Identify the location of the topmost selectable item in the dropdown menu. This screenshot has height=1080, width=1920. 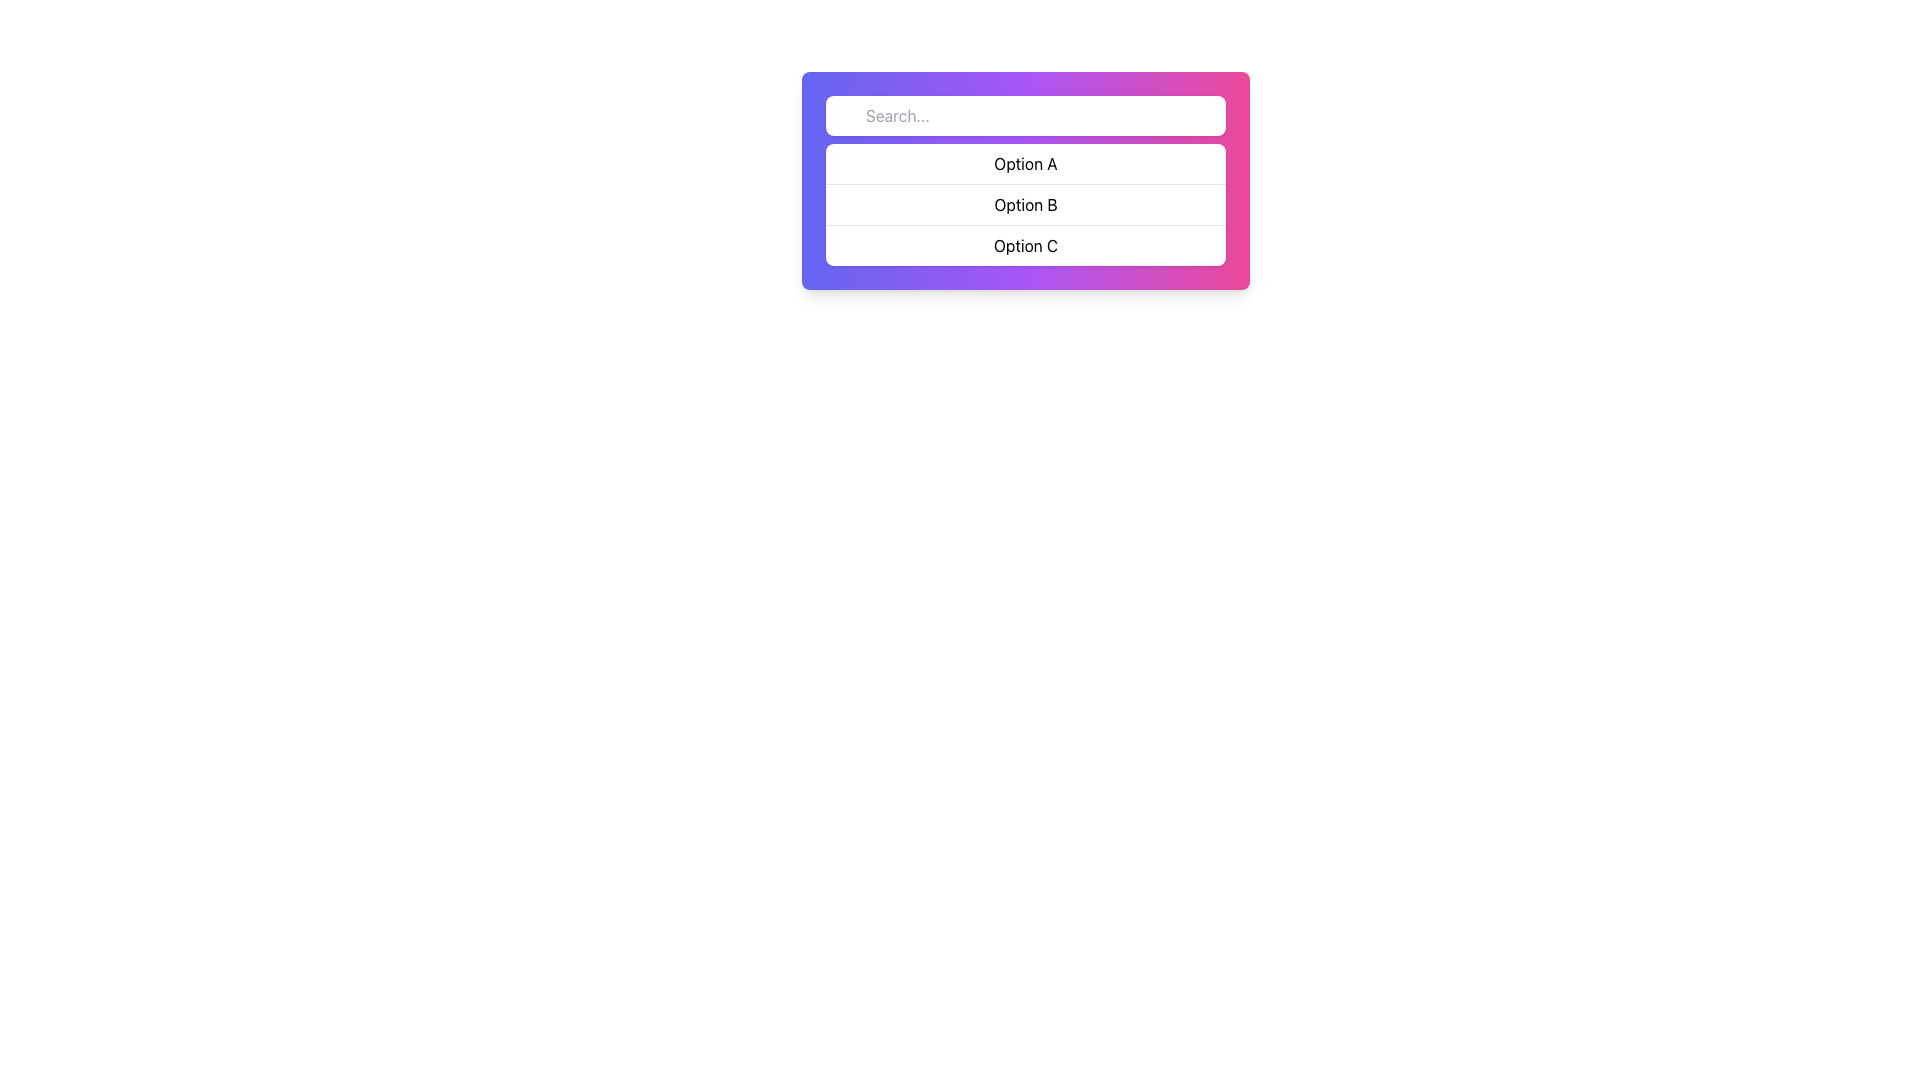
(1026, 163).